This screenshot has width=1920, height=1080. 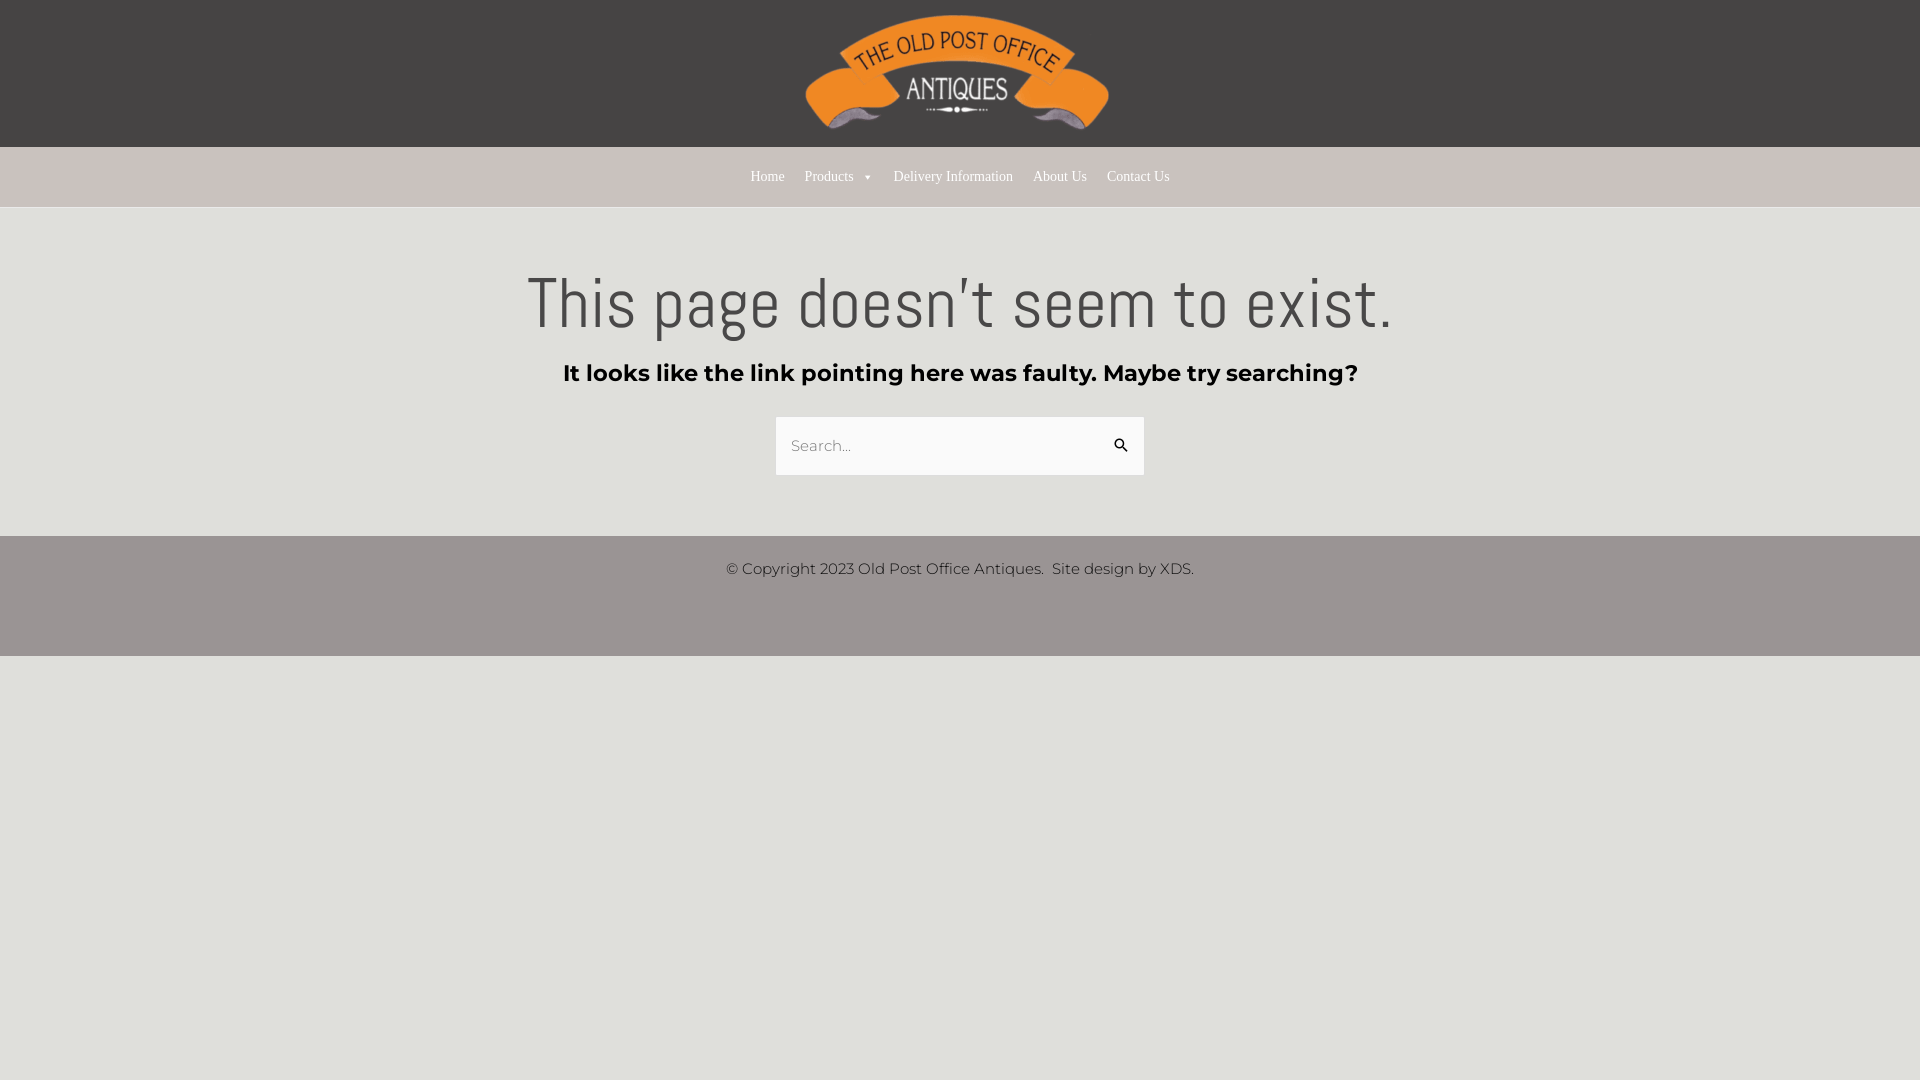 What do you see at coordinates (1022, 176) in the screenshot?
I see `'About Us'` at bounding box center [1022, 176].